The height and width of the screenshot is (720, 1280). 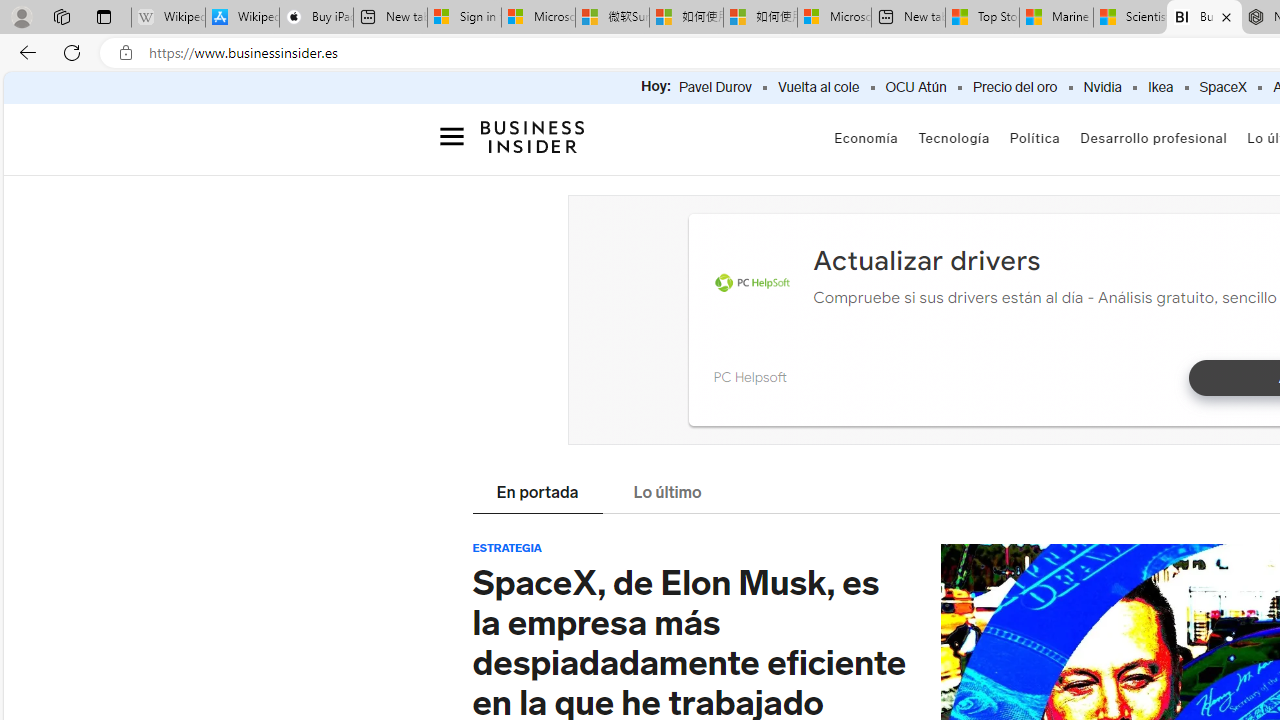 I want to click on 'Pavel Durov', so click(x=714, y=87).